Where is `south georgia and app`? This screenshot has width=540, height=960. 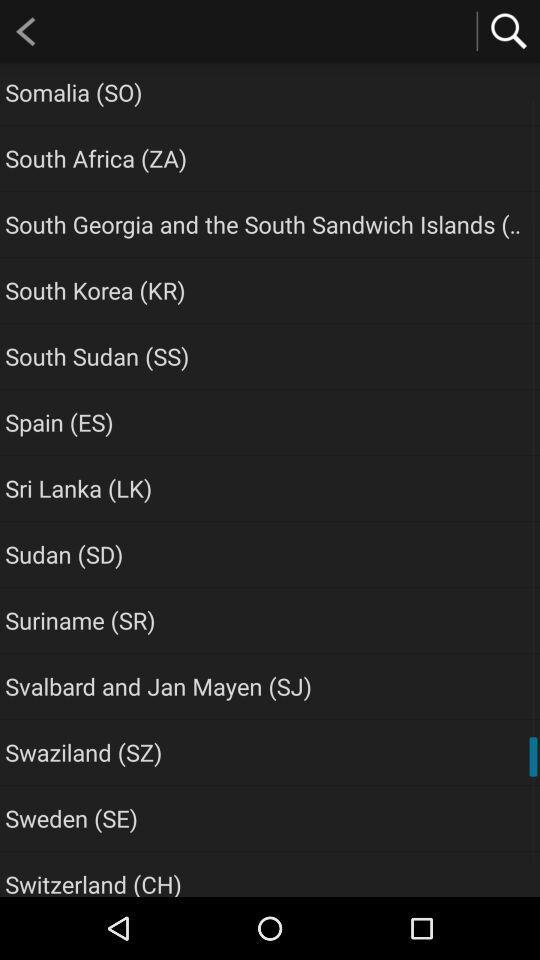
south georgia and app is located at coordinates (266, 224).